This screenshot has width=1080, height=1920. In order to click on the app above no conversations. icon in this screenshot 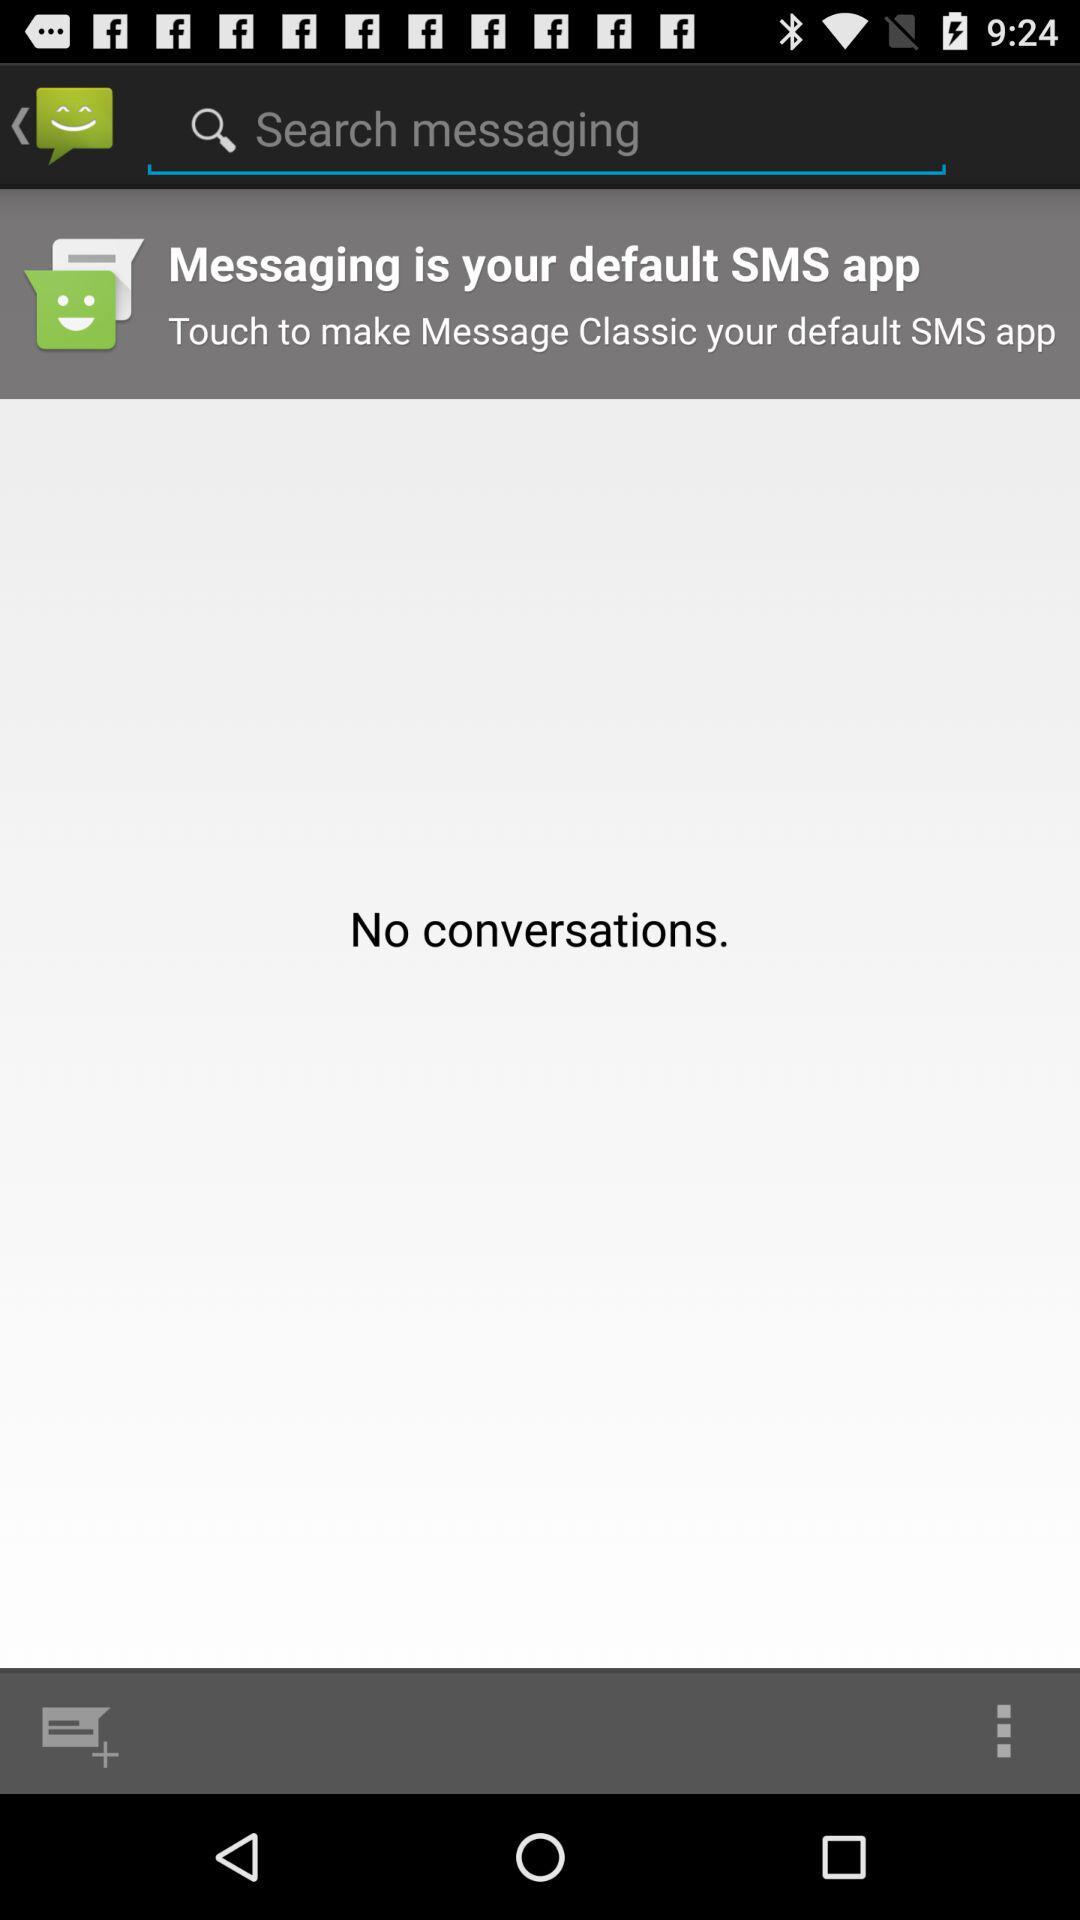, I will do `click(546, 122)`.